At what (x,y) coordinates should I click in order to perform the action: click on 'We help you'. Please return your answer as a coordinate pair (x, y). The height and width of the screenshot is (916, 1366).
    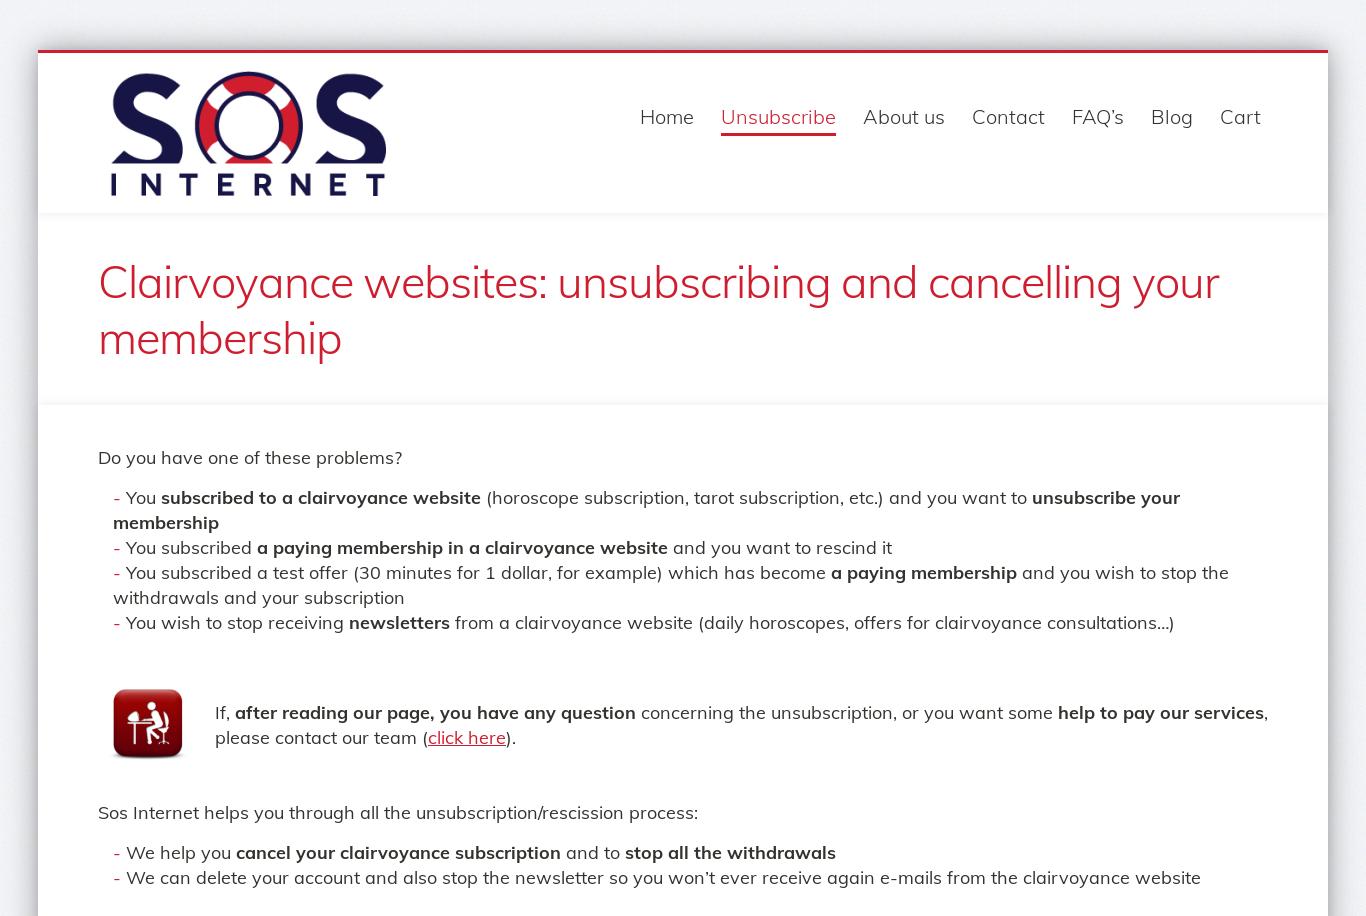
    Looking at the image, I should click on (179, 852).